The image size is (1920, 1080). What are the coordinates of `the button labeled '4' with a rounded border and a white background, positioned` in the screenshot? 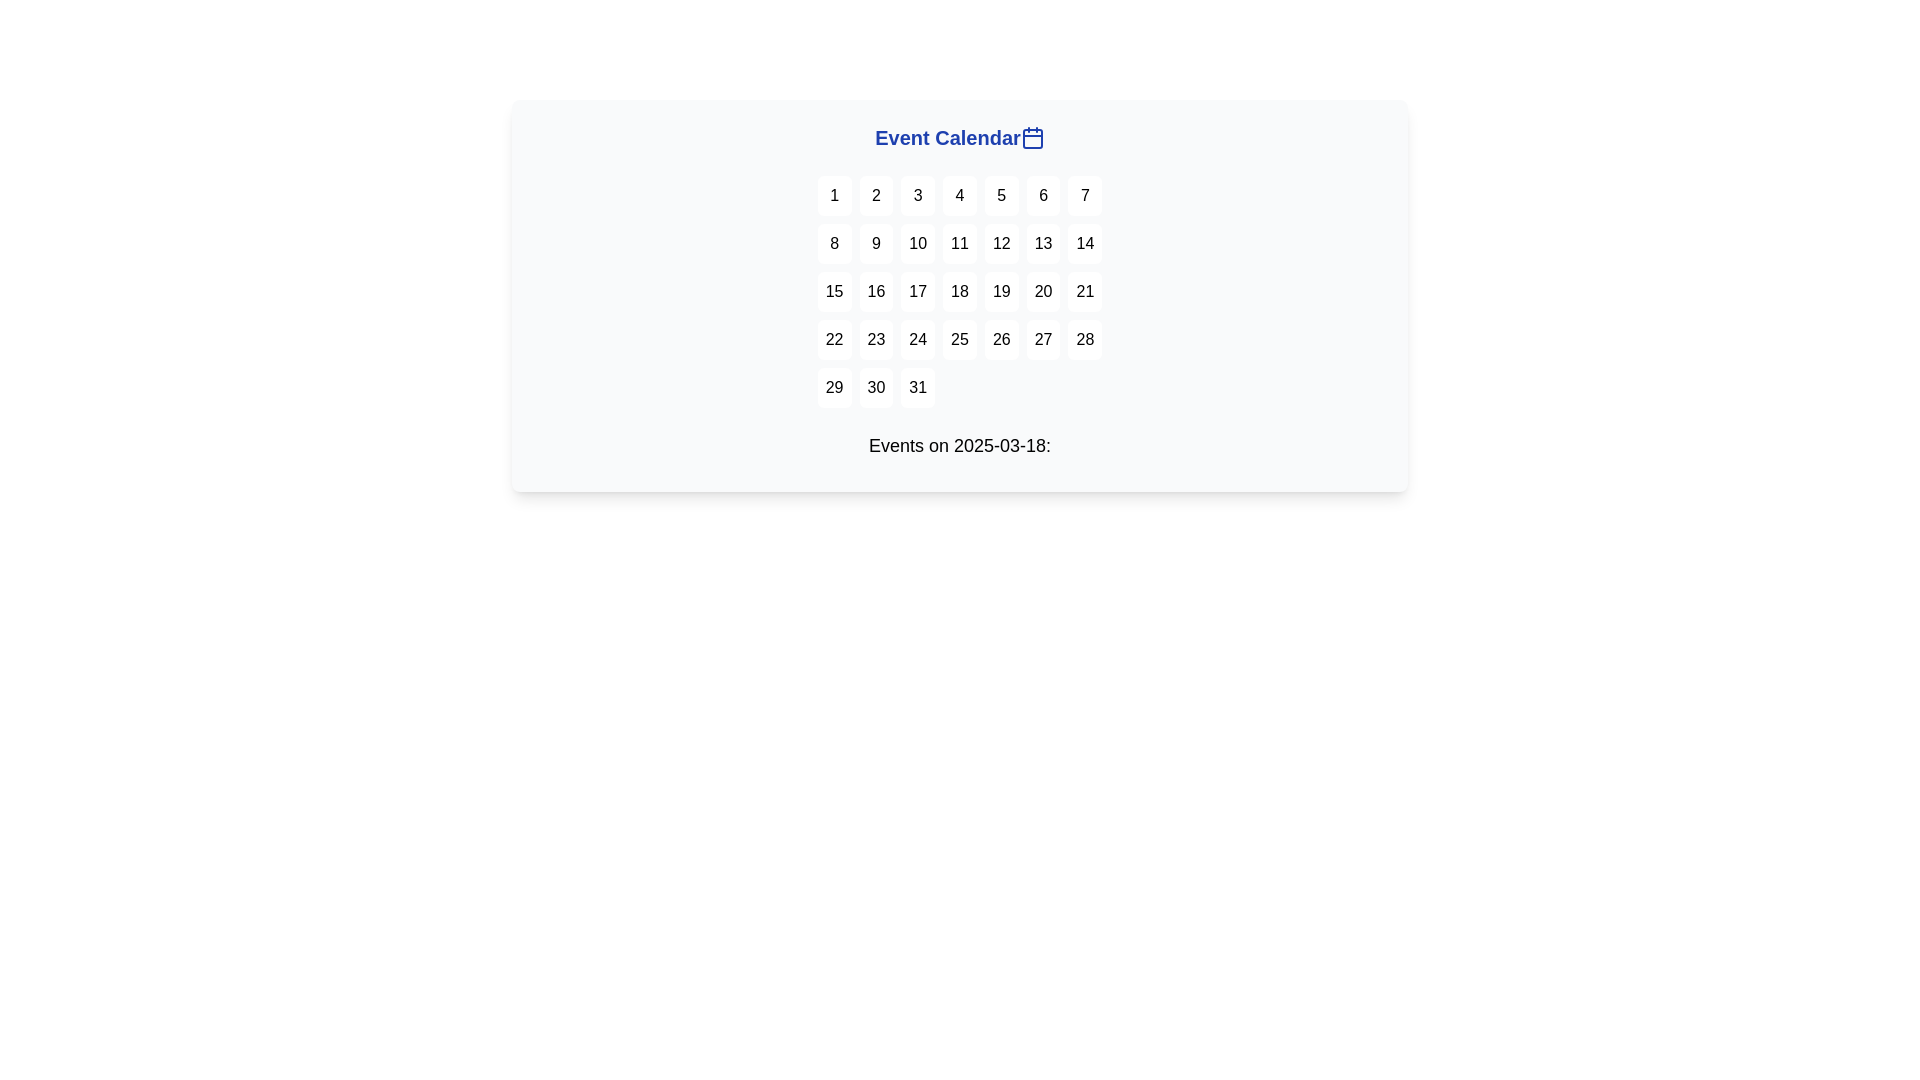 It's located at (960, 196).